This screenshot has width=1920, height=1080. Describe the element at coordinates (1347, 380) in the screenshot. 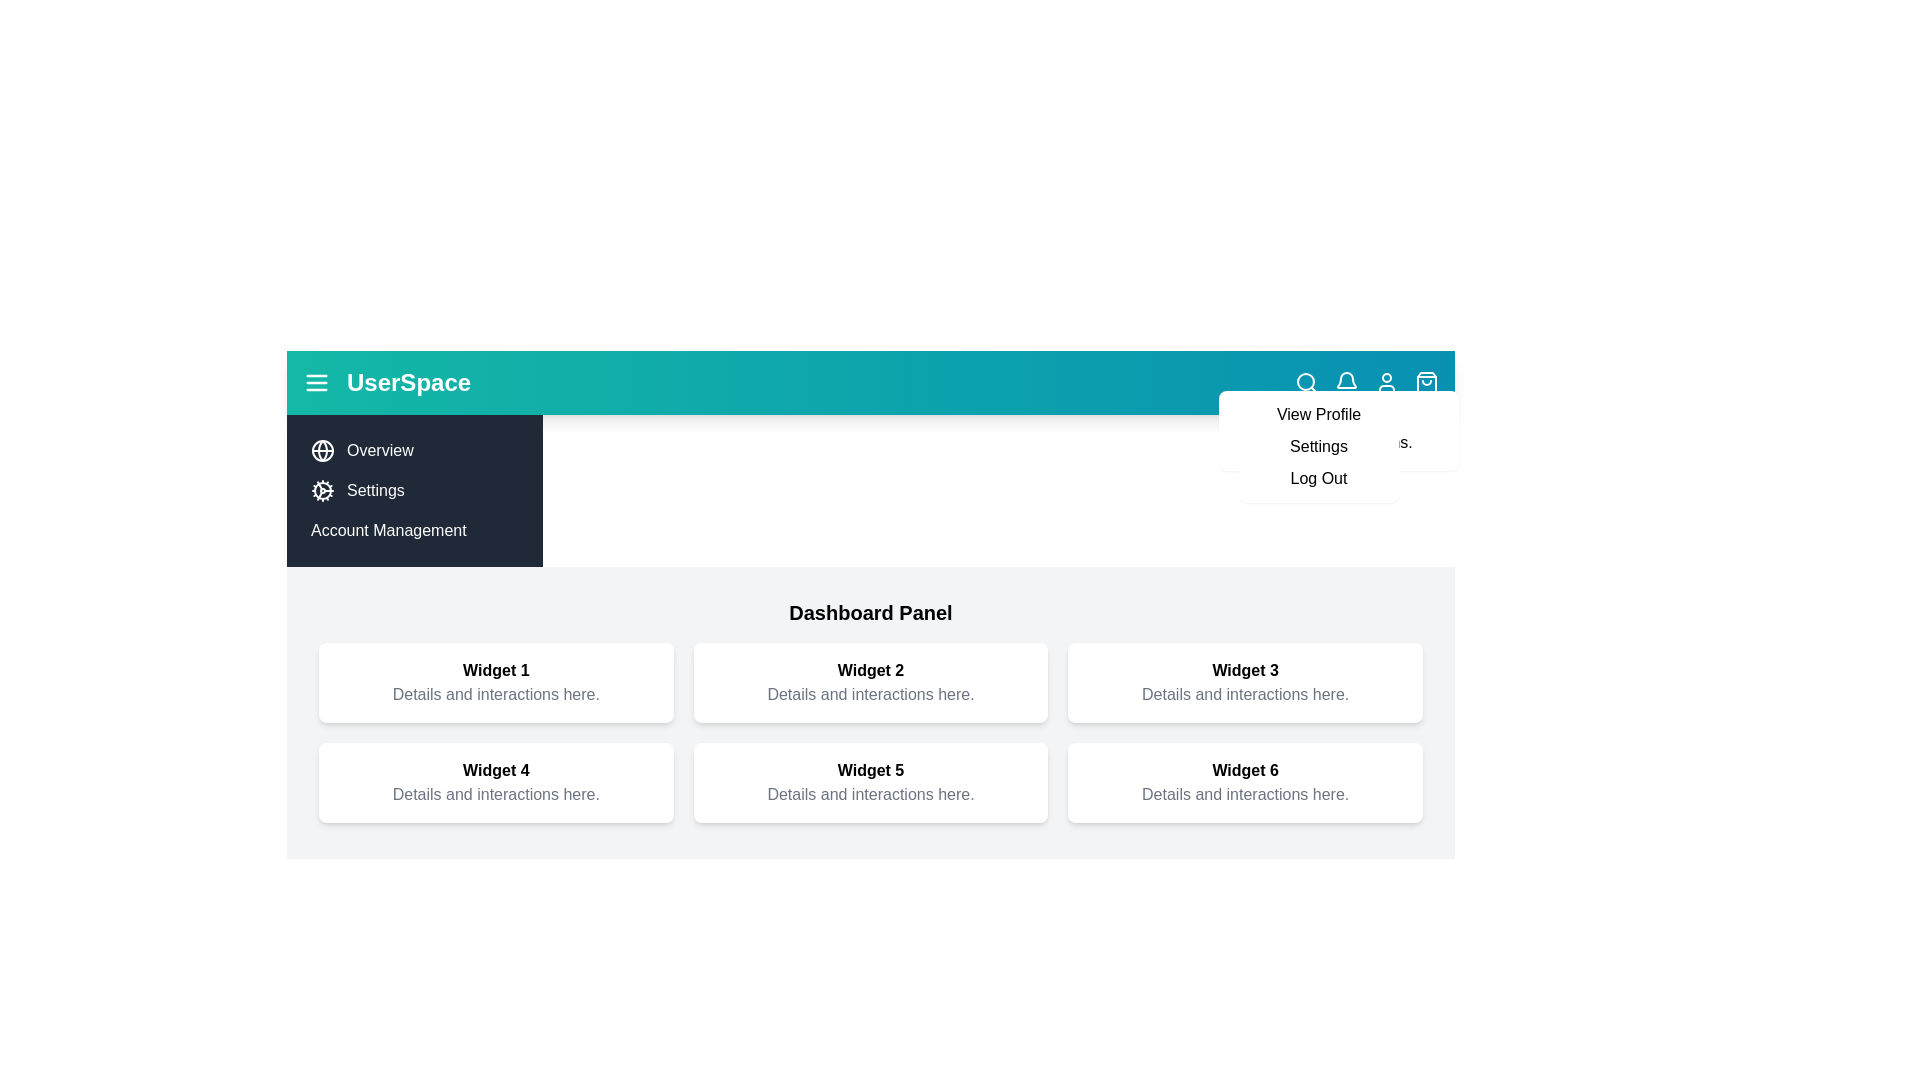

I see `the bell icon located on the top-right end of the toolbar` at that location.